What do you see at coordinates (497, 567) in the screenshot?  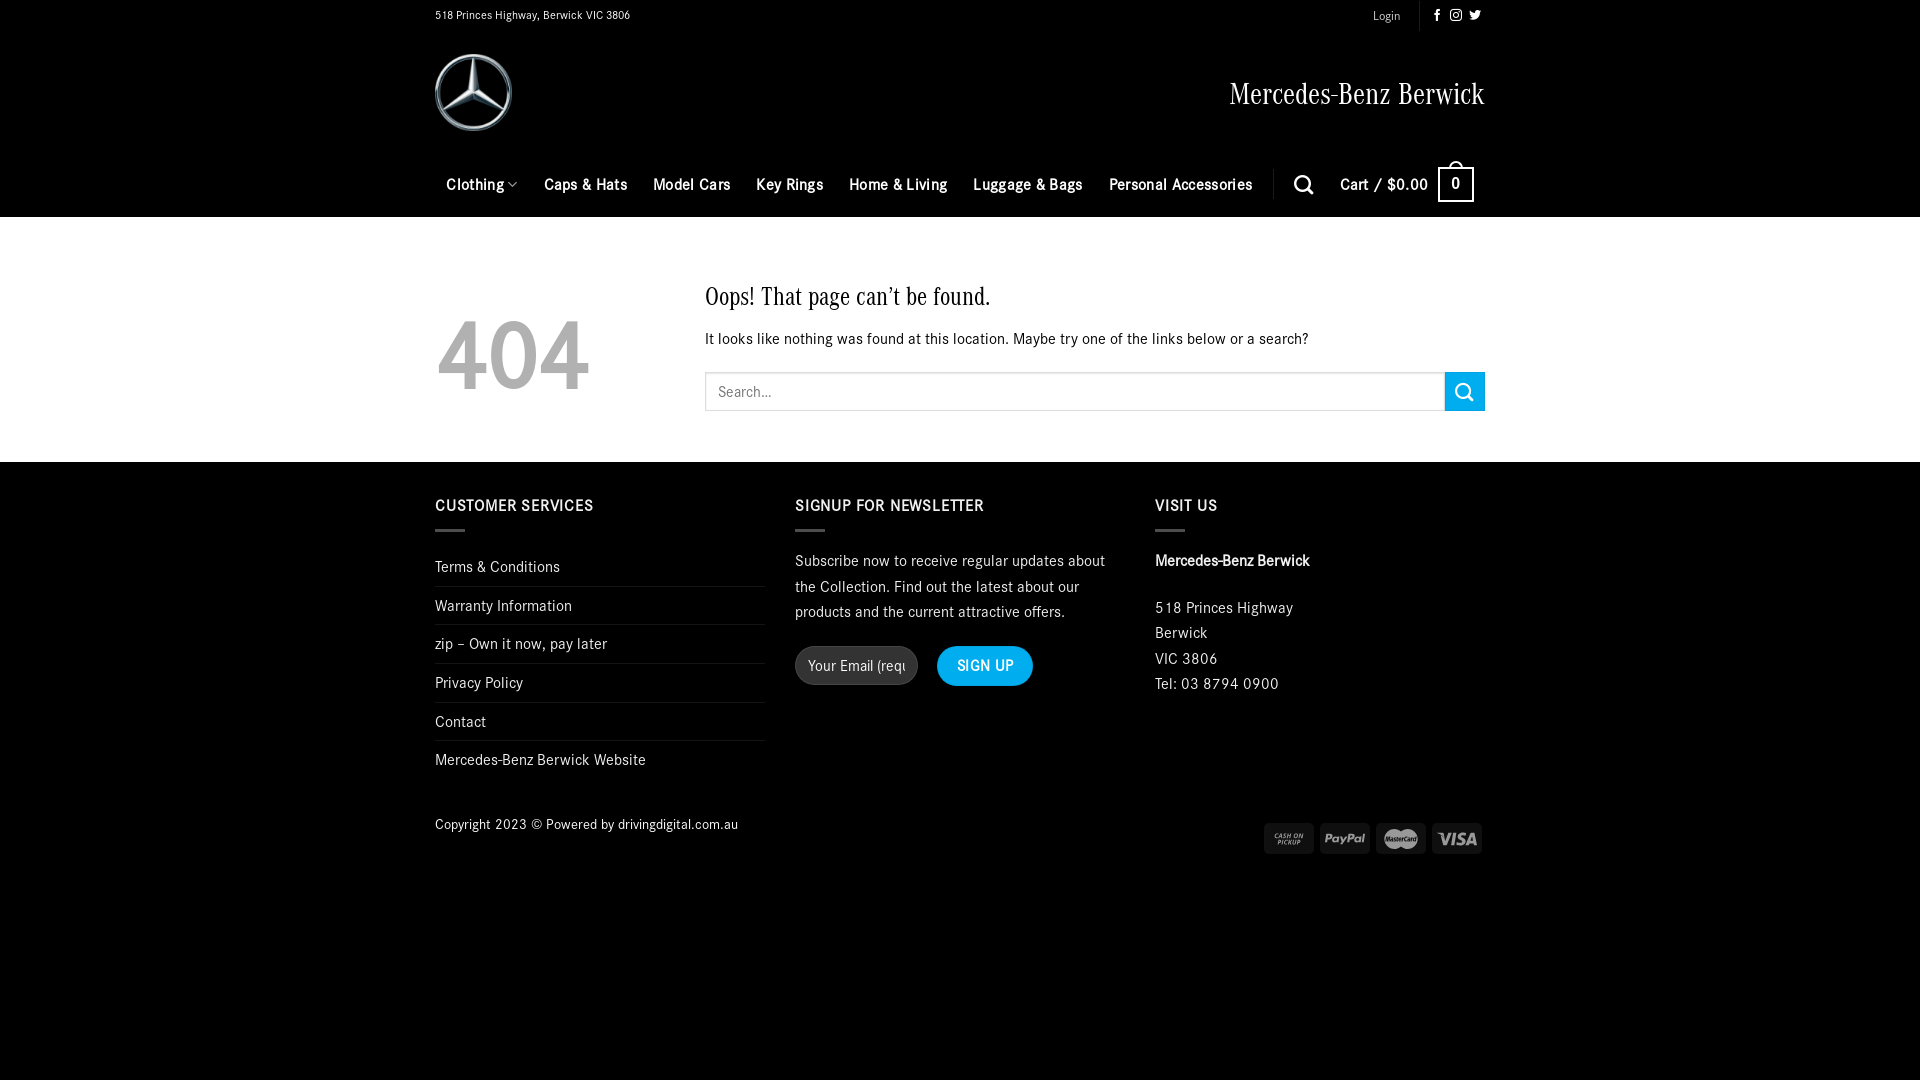 I see `'Terms & Conditions'` at bounding box center [497, 567].